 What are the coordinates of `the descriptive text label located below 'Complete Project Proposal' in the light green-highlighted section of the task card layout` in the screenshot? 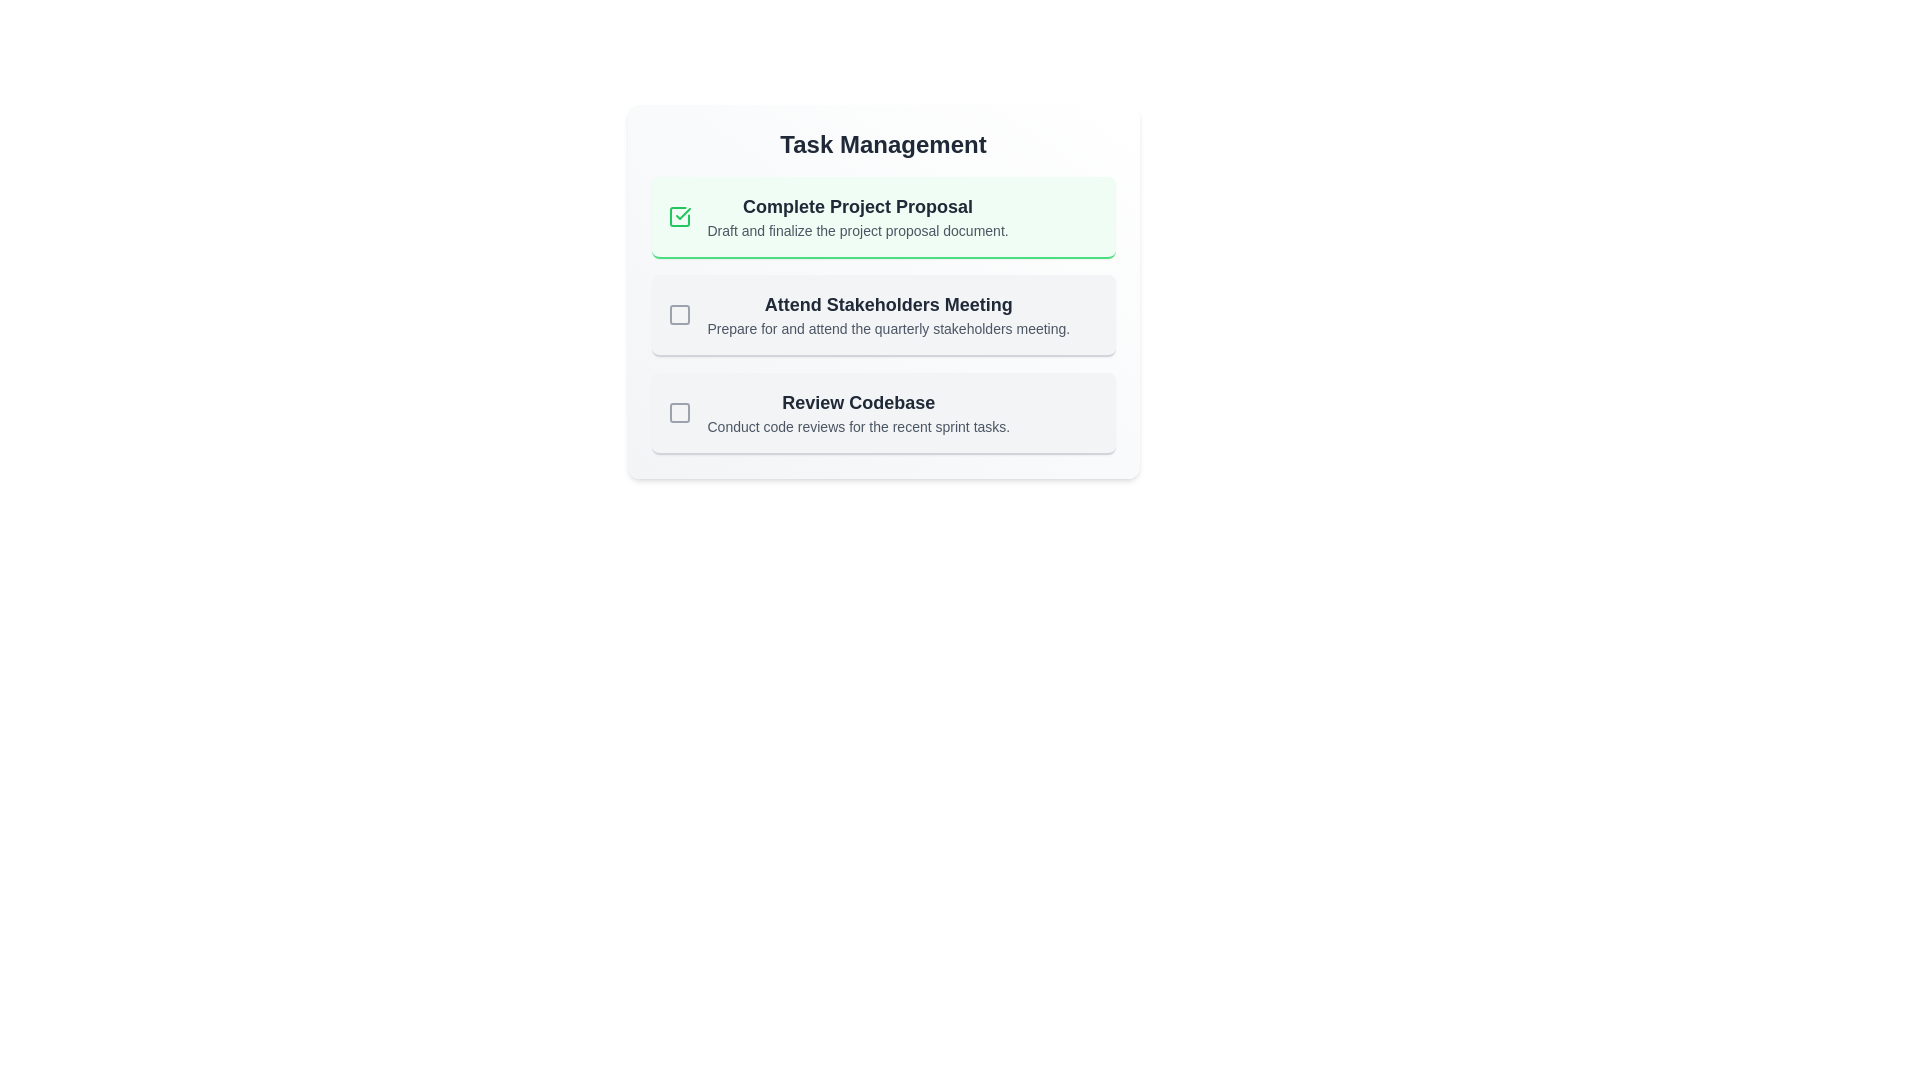 It's located at (858, 230).